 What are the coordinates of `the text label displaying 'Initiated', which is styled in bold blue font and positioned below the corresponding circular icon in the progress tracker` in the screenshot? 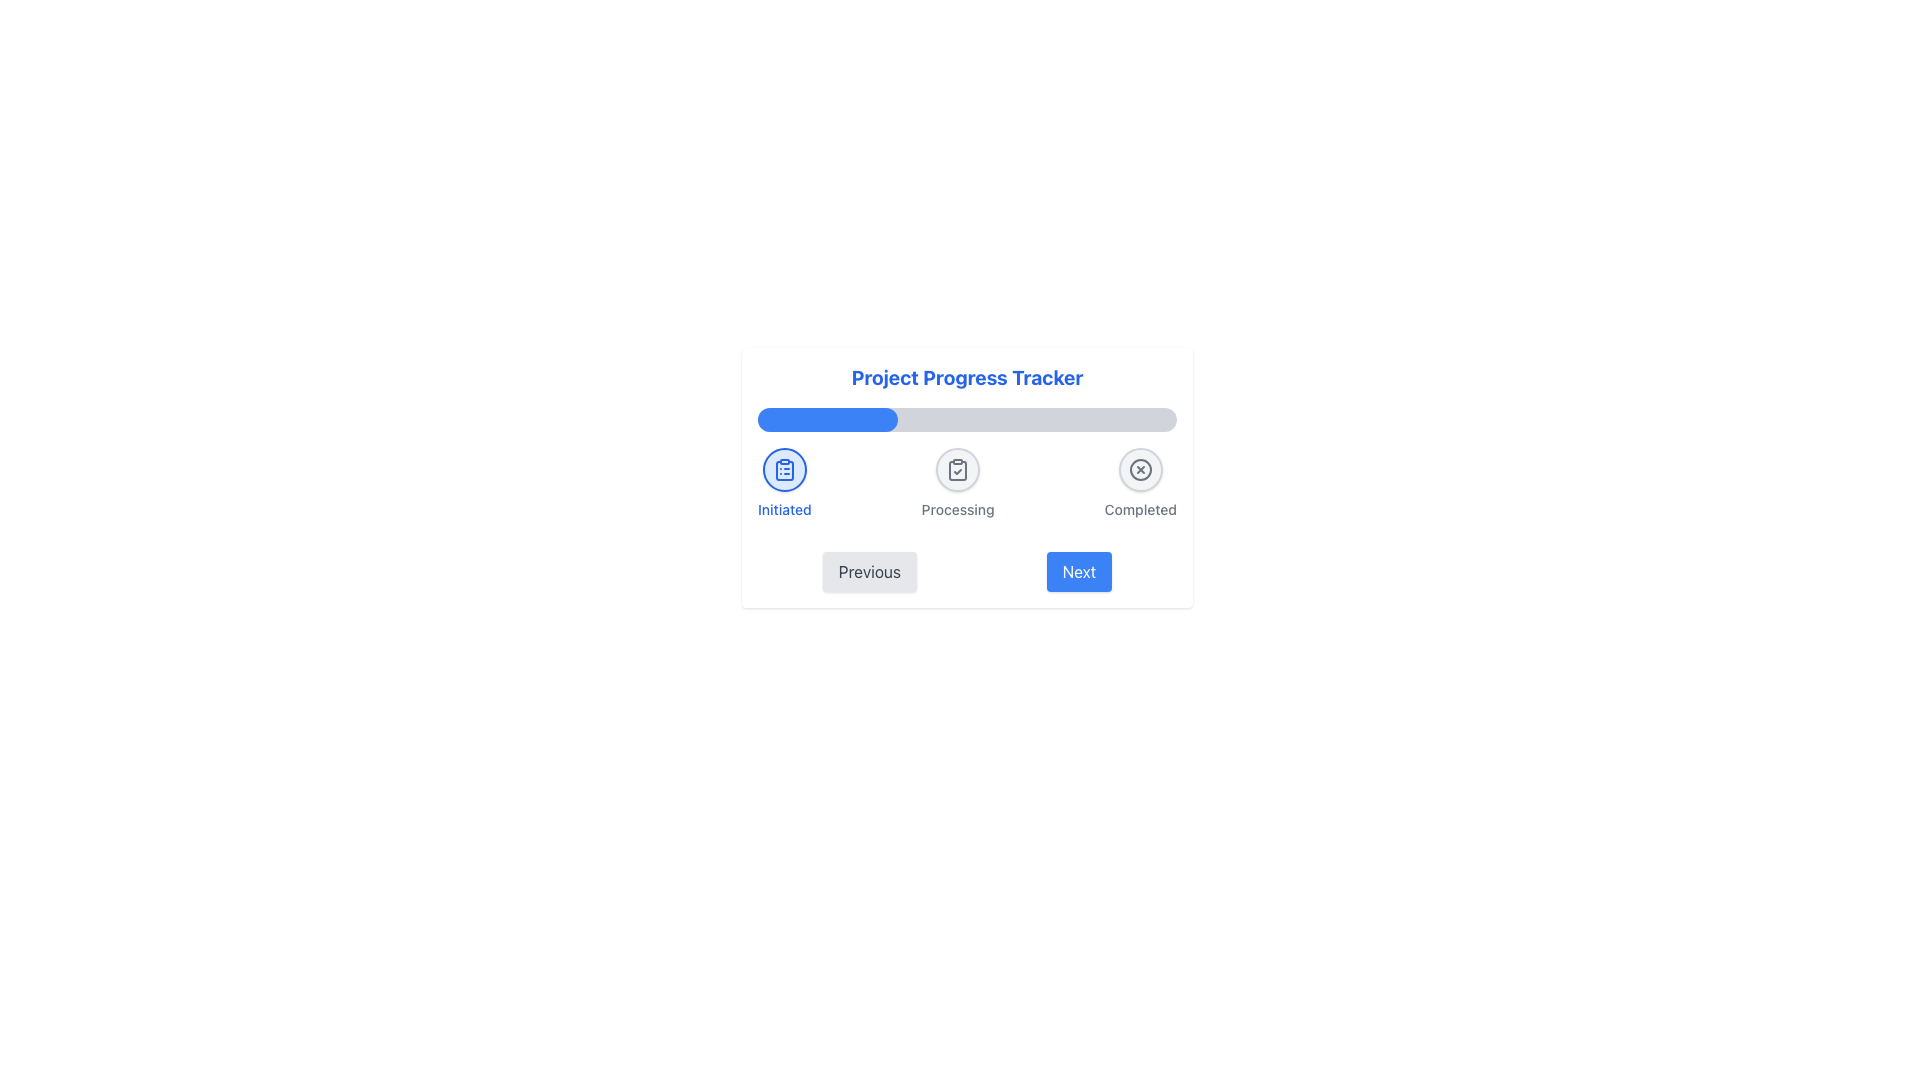 It's located at (783, 508).